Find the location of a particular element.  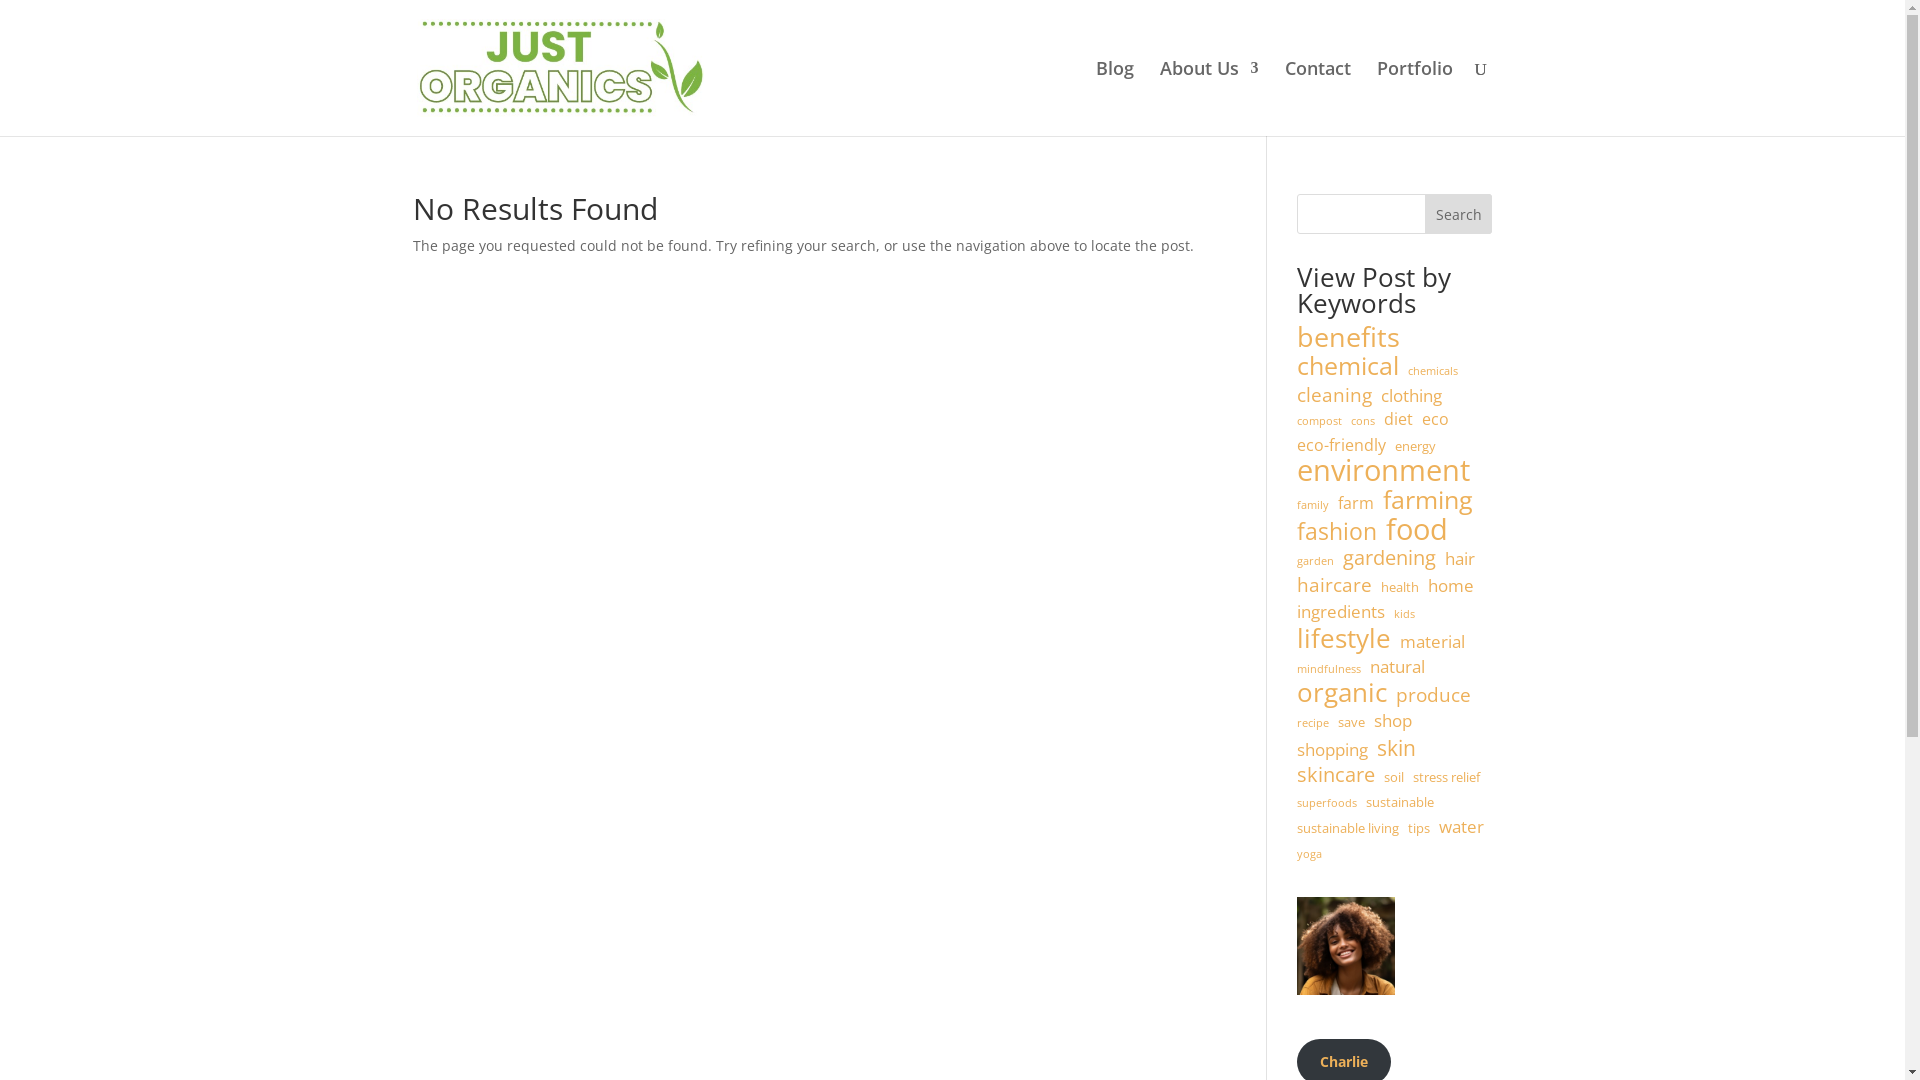

'gardening' is located at coordinates (1388, 558).